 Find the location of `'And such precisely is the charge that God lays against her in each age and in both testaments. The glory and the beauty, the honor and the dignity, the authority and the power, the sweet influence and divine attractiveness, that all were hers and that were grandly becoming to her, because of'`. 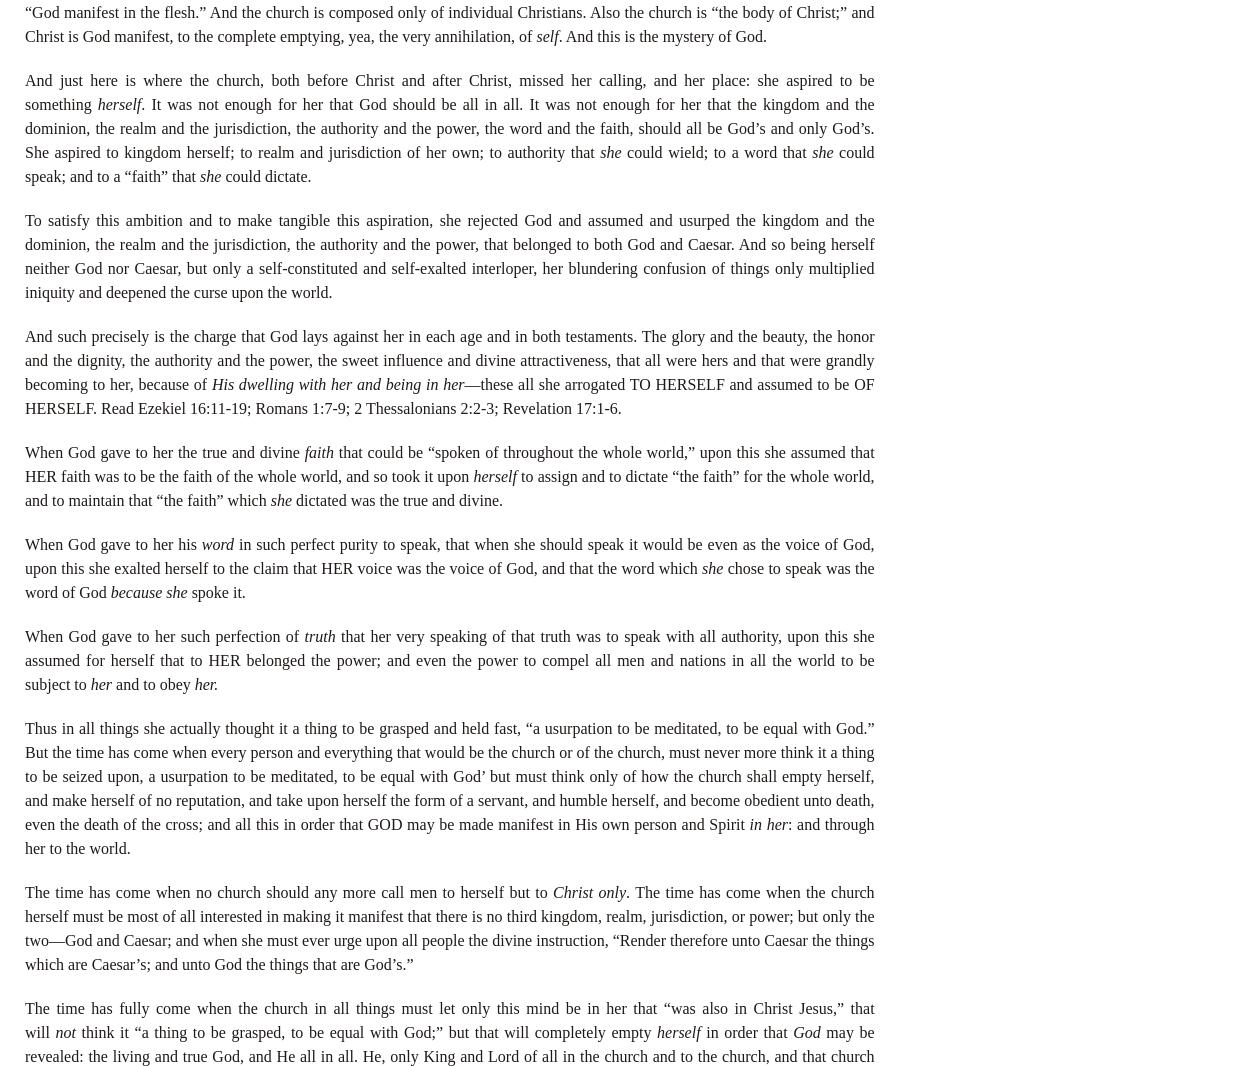

'And such precisely is the charge that God lays against her in each age and in both testaments. The glory and the beauty, the honor and the dignity, the authority and the power, the sweet influence and divine attractiveness, that all were hers and that were grandly becoming to her, because of' is located at coordinates (448, 359).